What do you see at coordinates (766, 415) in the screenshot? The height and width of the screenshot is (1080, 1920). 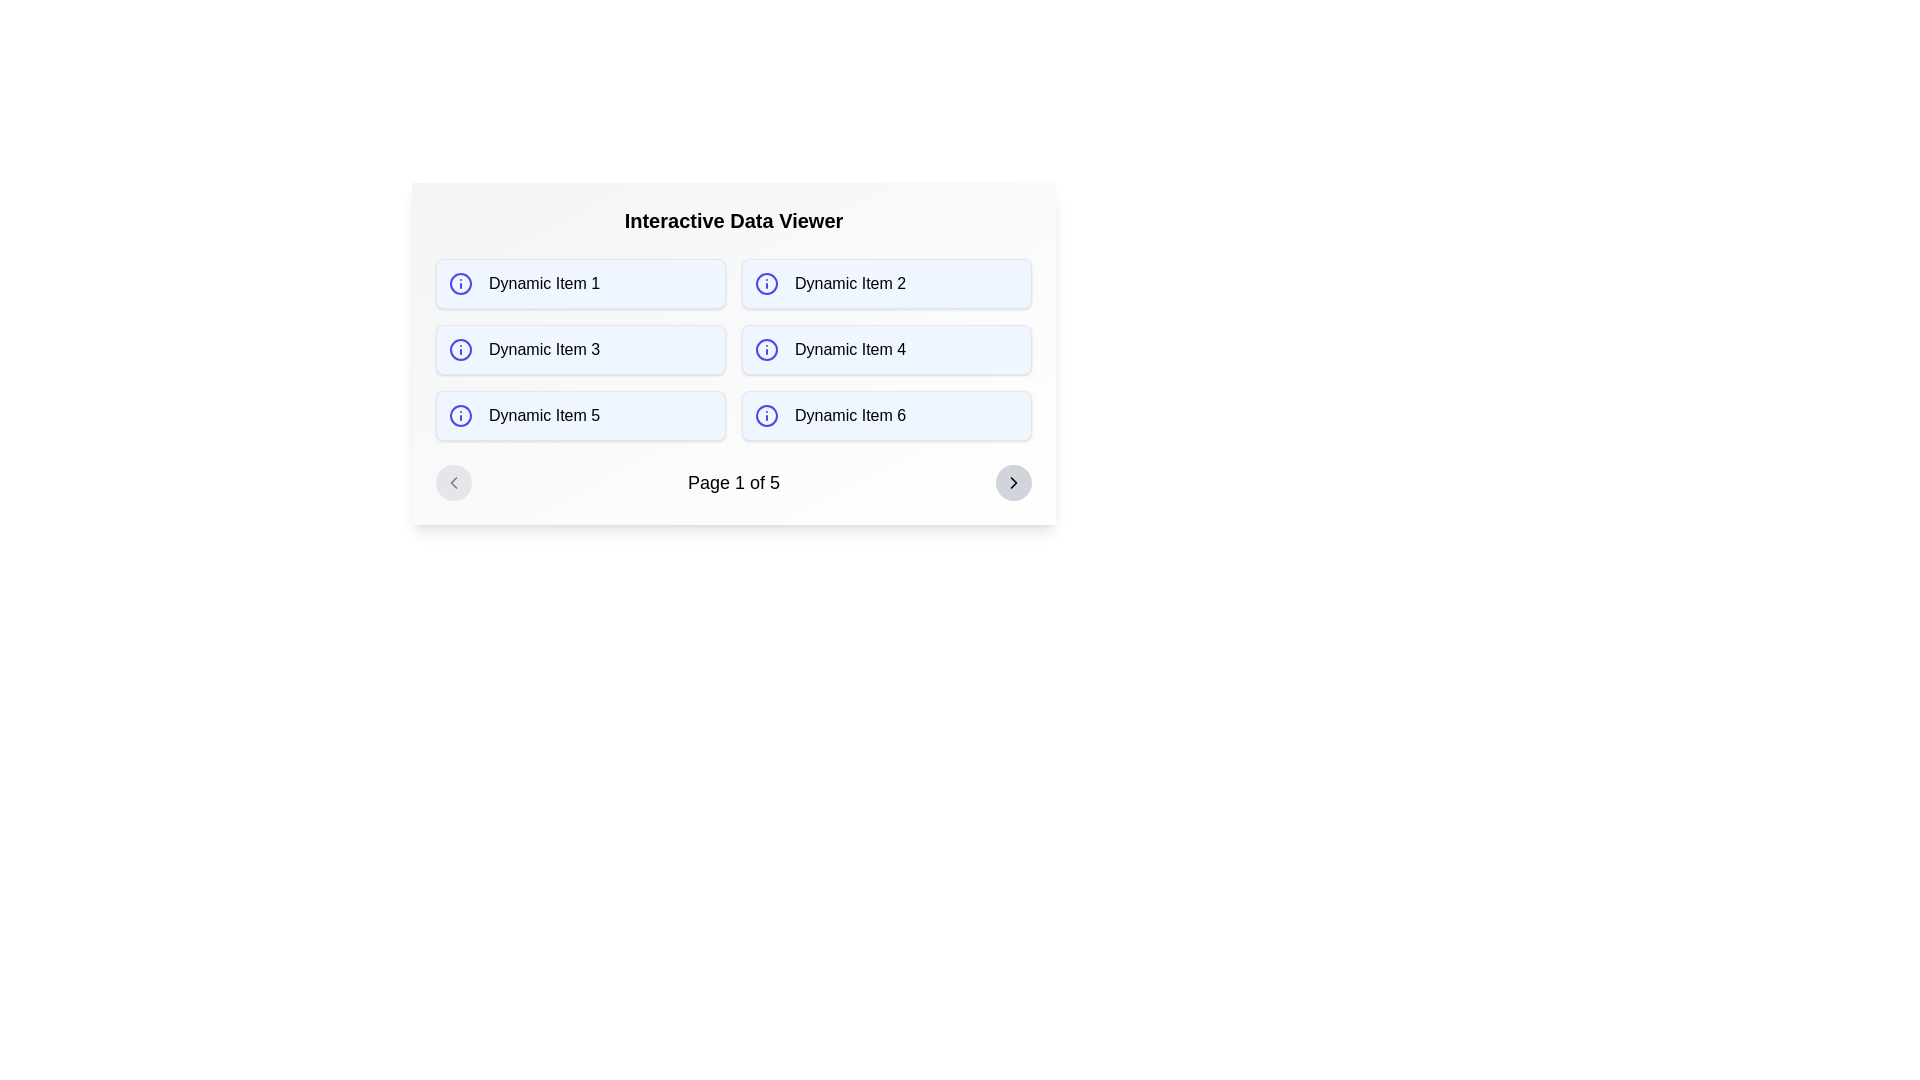 I see `the information icon shaped like an 'i' in a circle, which is styled in blue and located to the left of the text labeled 'Dynamic Item 6' in the bottom right corner of the 2x3 grid in the 'Interactive Data Viewer.'` at bounding box center [766, 415].